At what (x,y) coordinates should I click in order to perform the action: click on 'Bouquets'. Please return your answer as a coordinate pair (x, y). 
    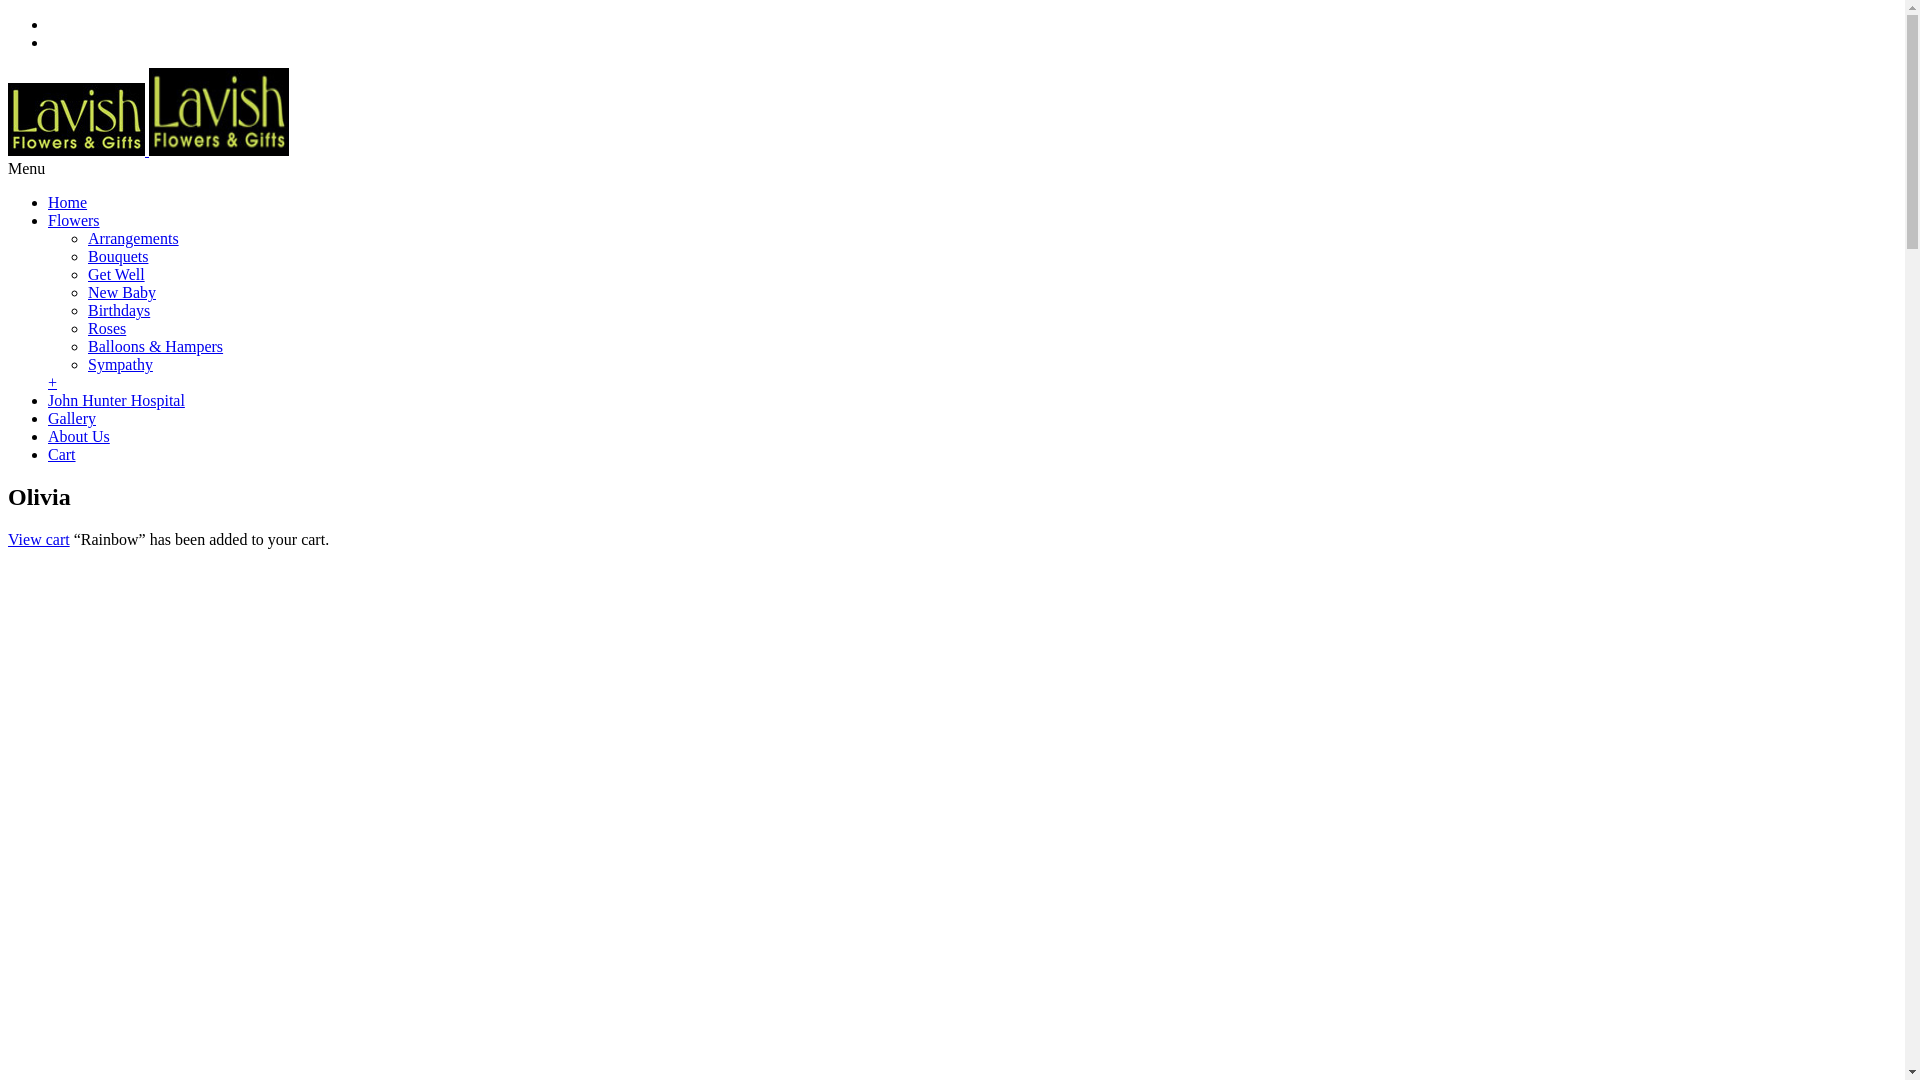
    Looking at the image, I should click on (117, 255).